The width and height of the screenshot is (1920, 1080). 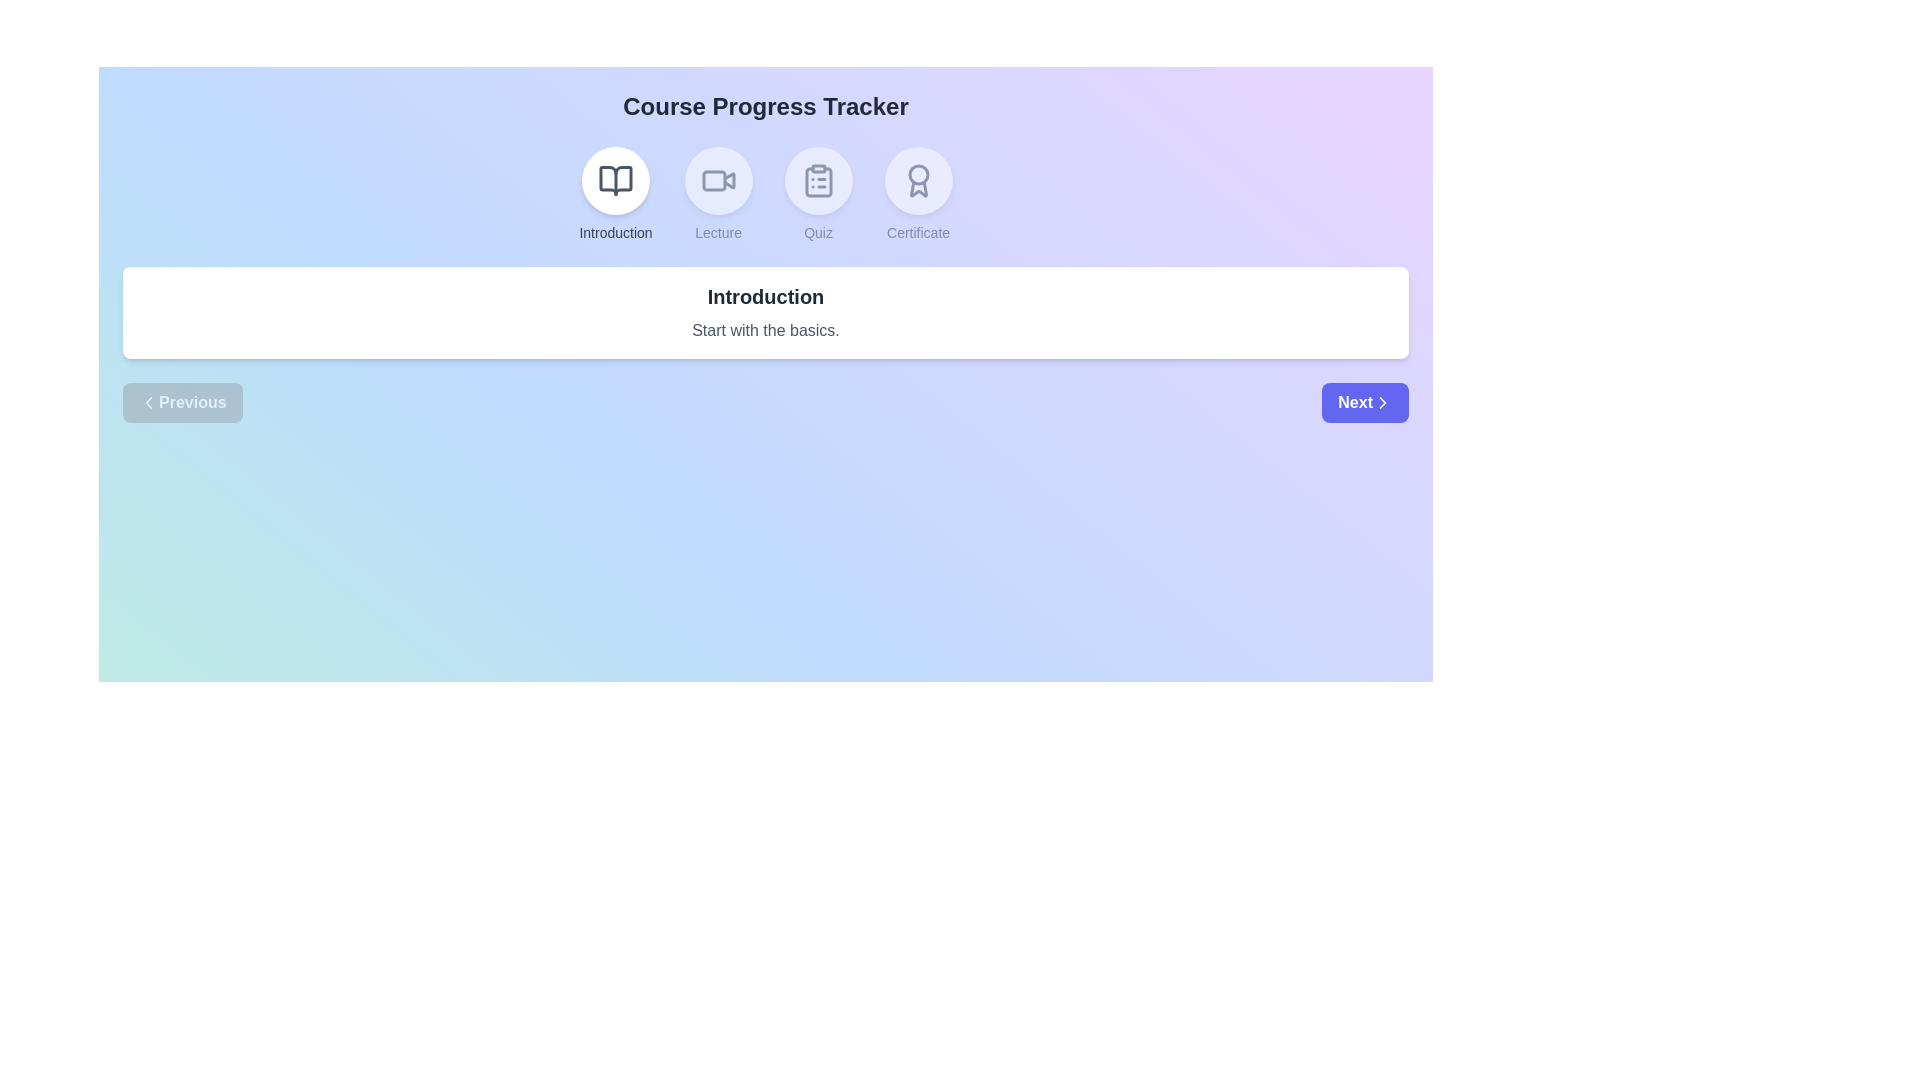 What do you see at coordinates (718, 181) in the screenshot?
I see `the icon representing the Lecture step in the course progress tracker` at bounding box center [718, 181].